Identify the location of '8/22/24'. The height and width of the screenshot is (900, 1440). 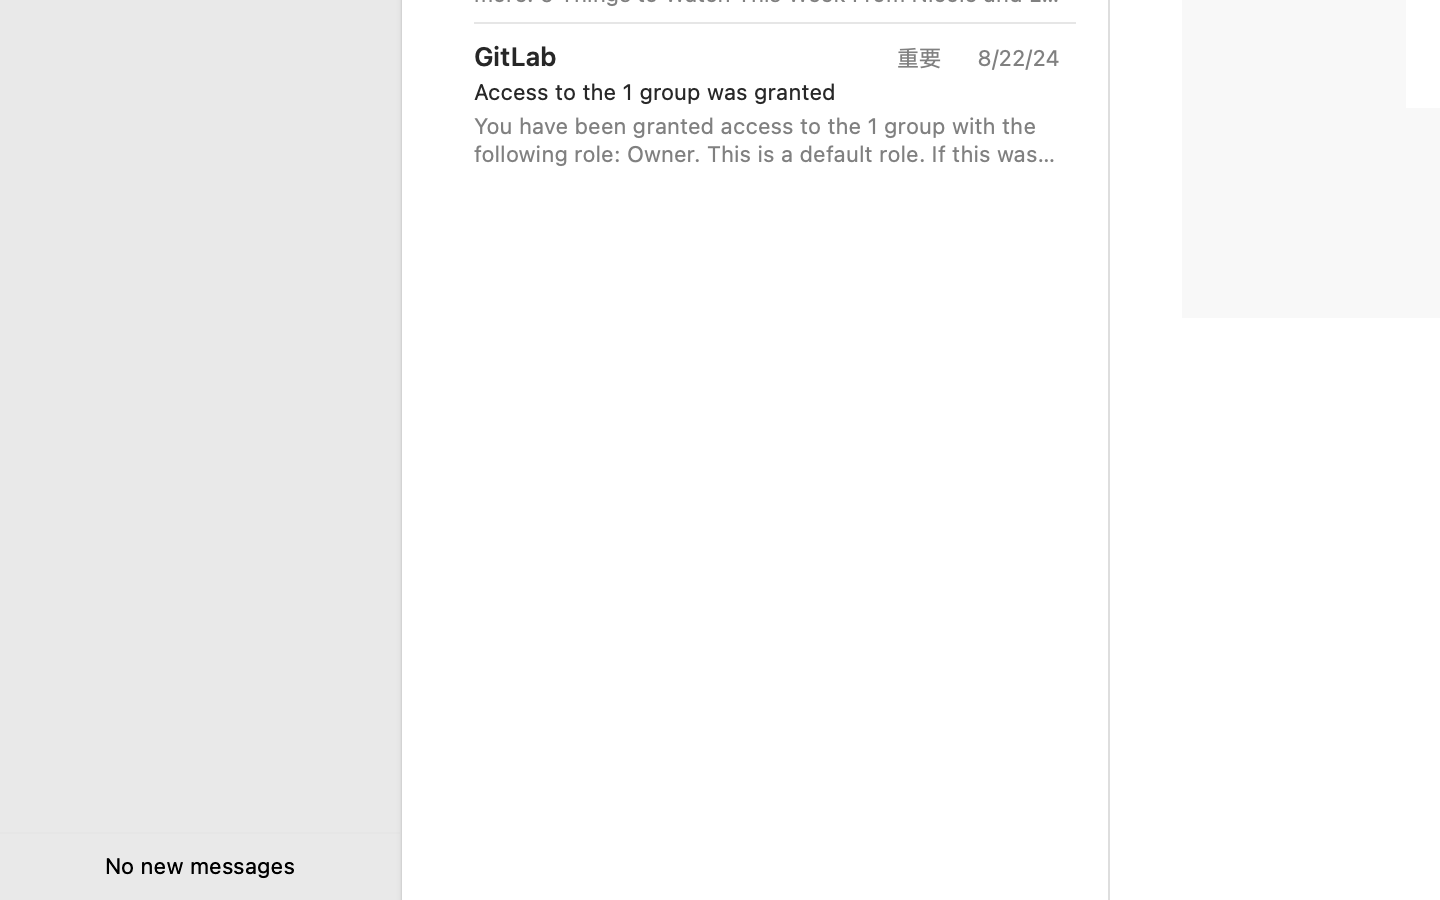
(1016, 56).